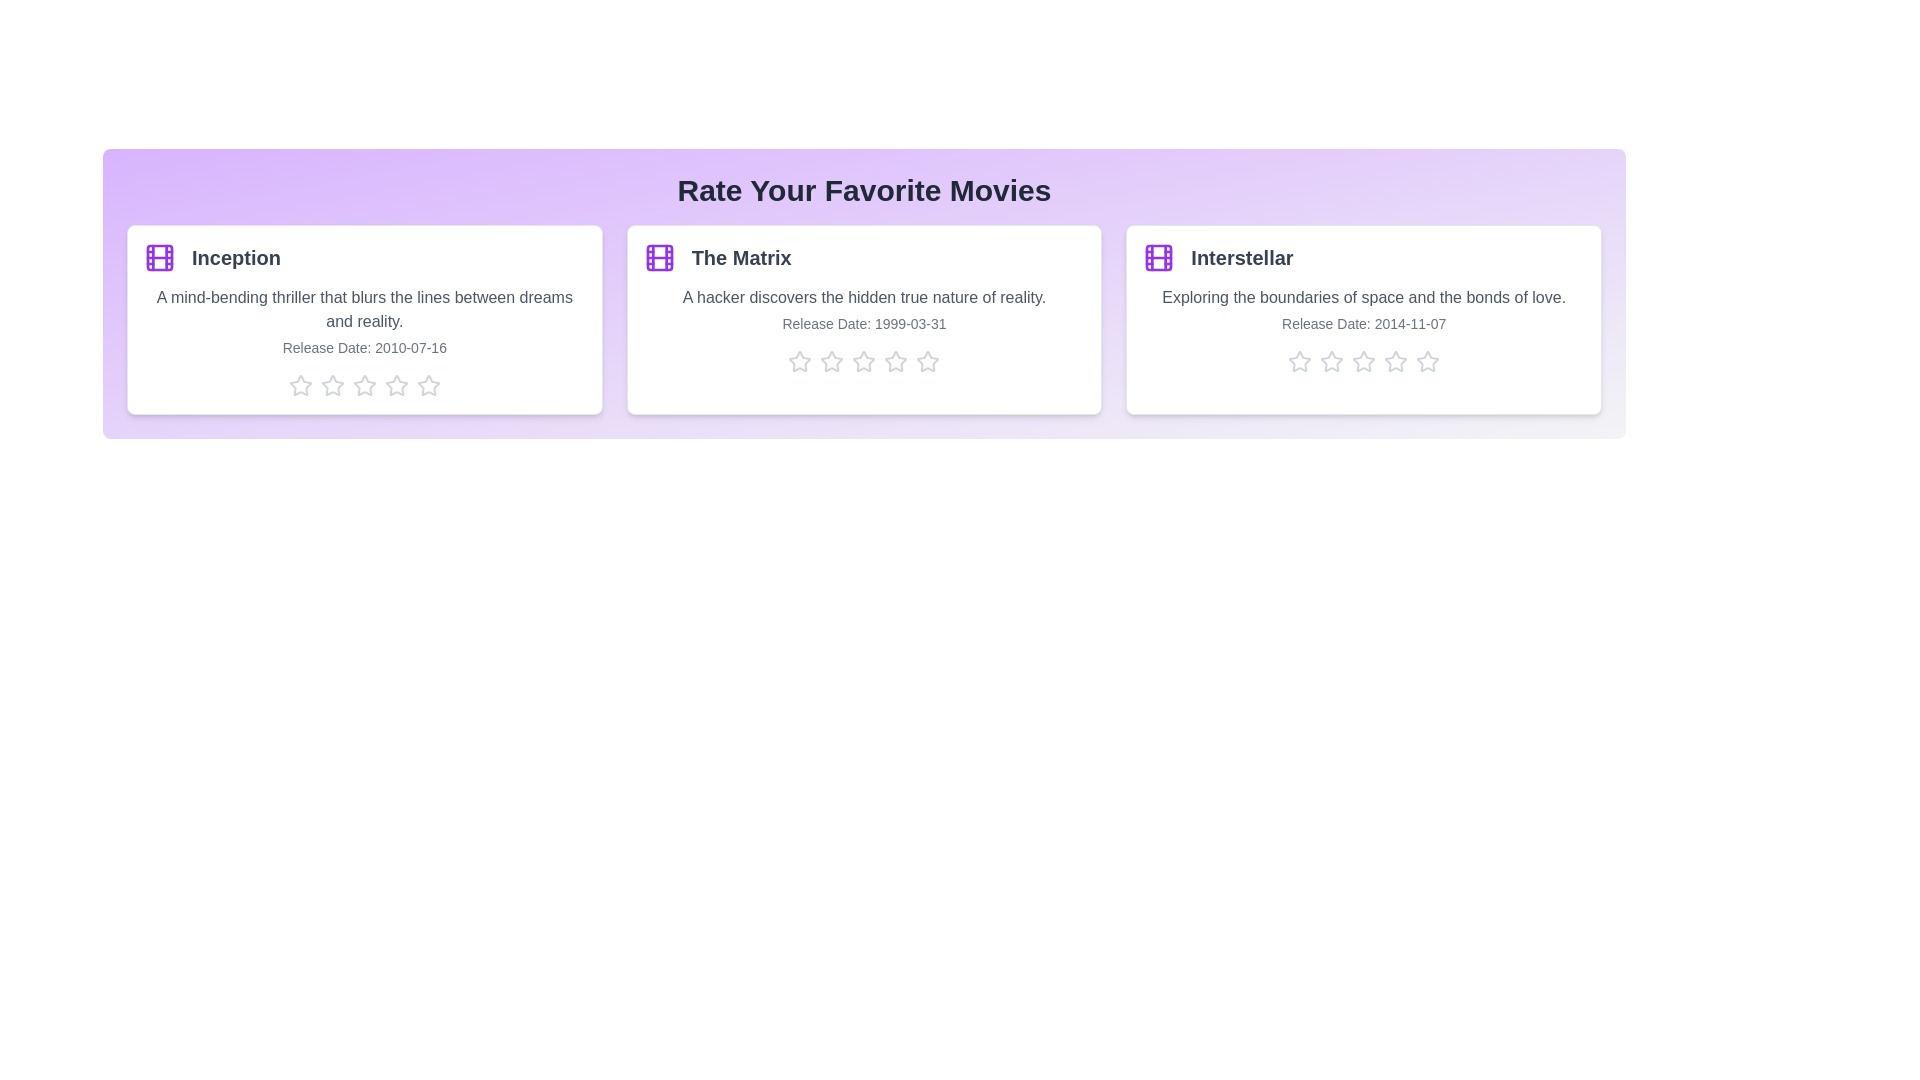  What do you see at coordinates (927, 362) in the screenshot?
I see `the star corresponding to 5 stars for the movie The Matrix` at bounding box center [927, 362].